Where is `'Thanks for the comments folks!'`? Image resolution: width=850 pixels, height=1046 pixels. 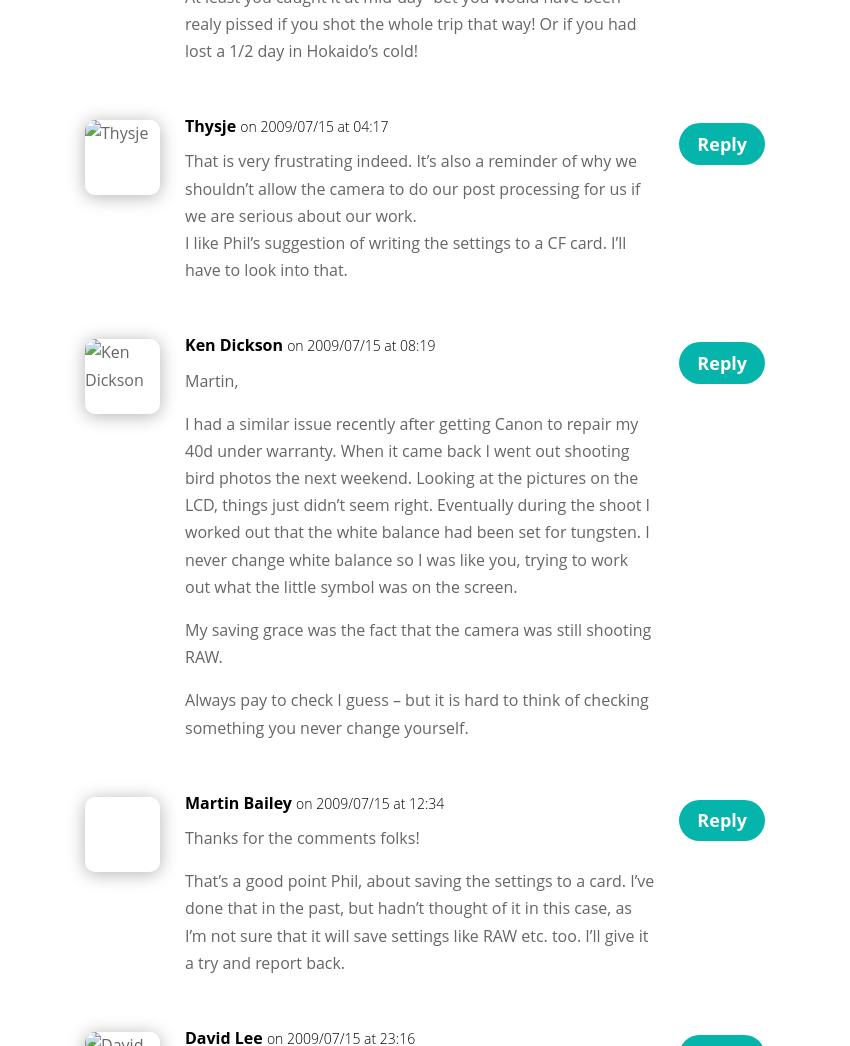
'Thanks for the comments folks!' is located at coordinates (302, 836).